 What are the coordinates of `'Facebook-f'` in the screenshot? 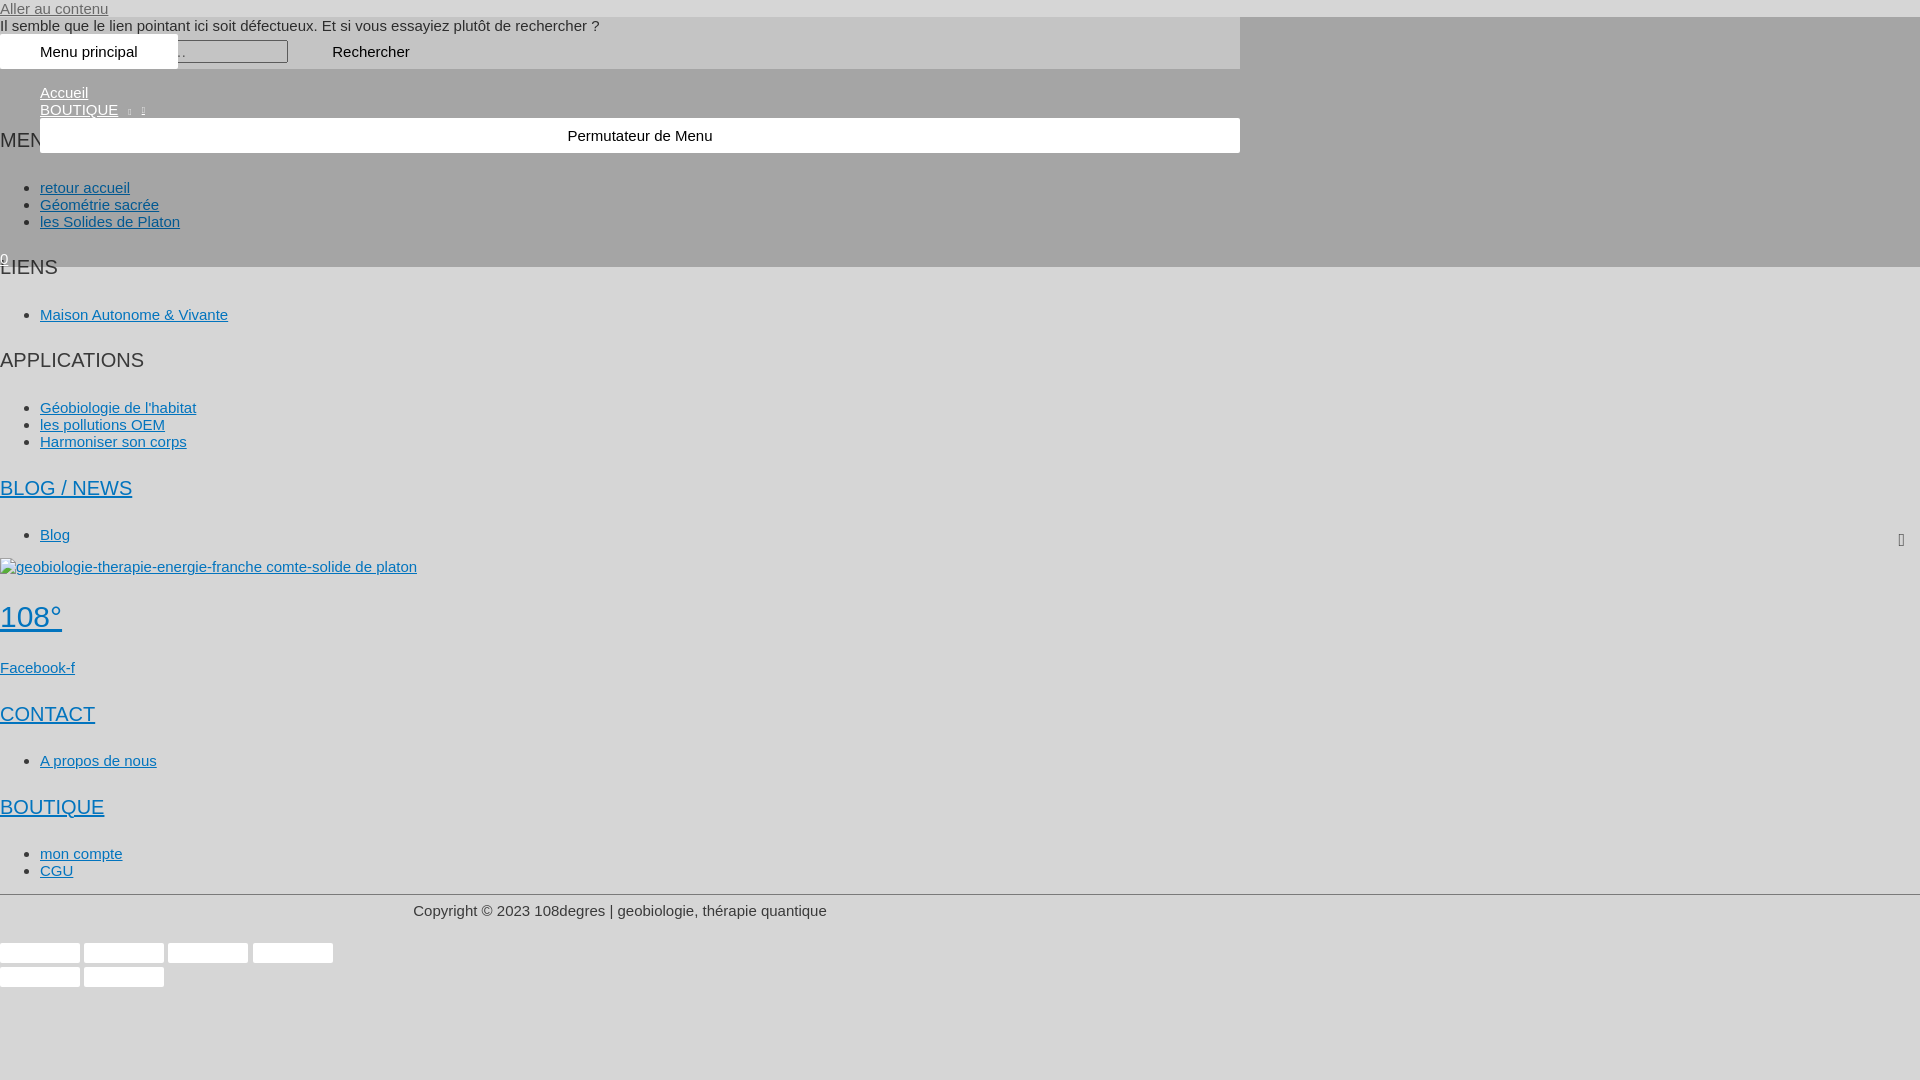 It's located at (0, 667).